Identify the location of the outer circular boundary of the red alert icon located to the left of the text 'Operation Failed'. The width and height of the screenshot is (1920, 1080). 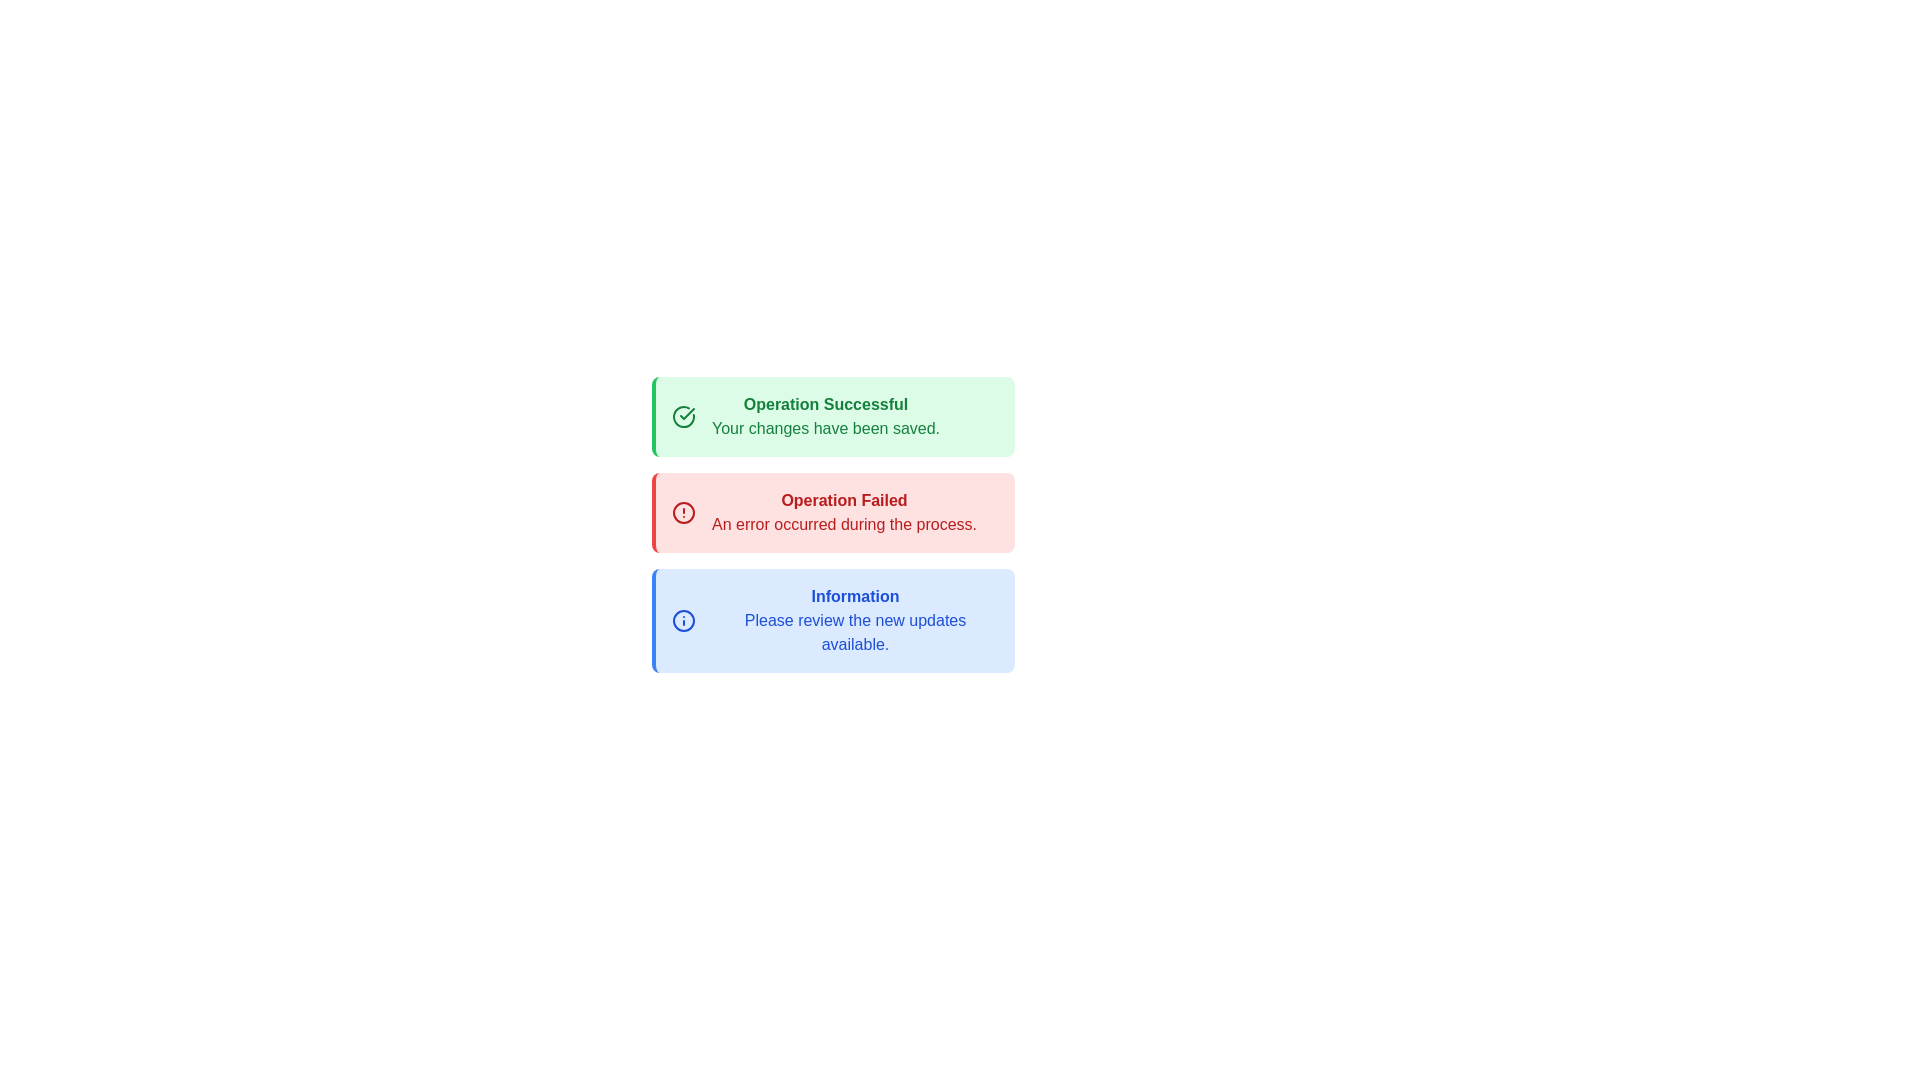
(684, 512).